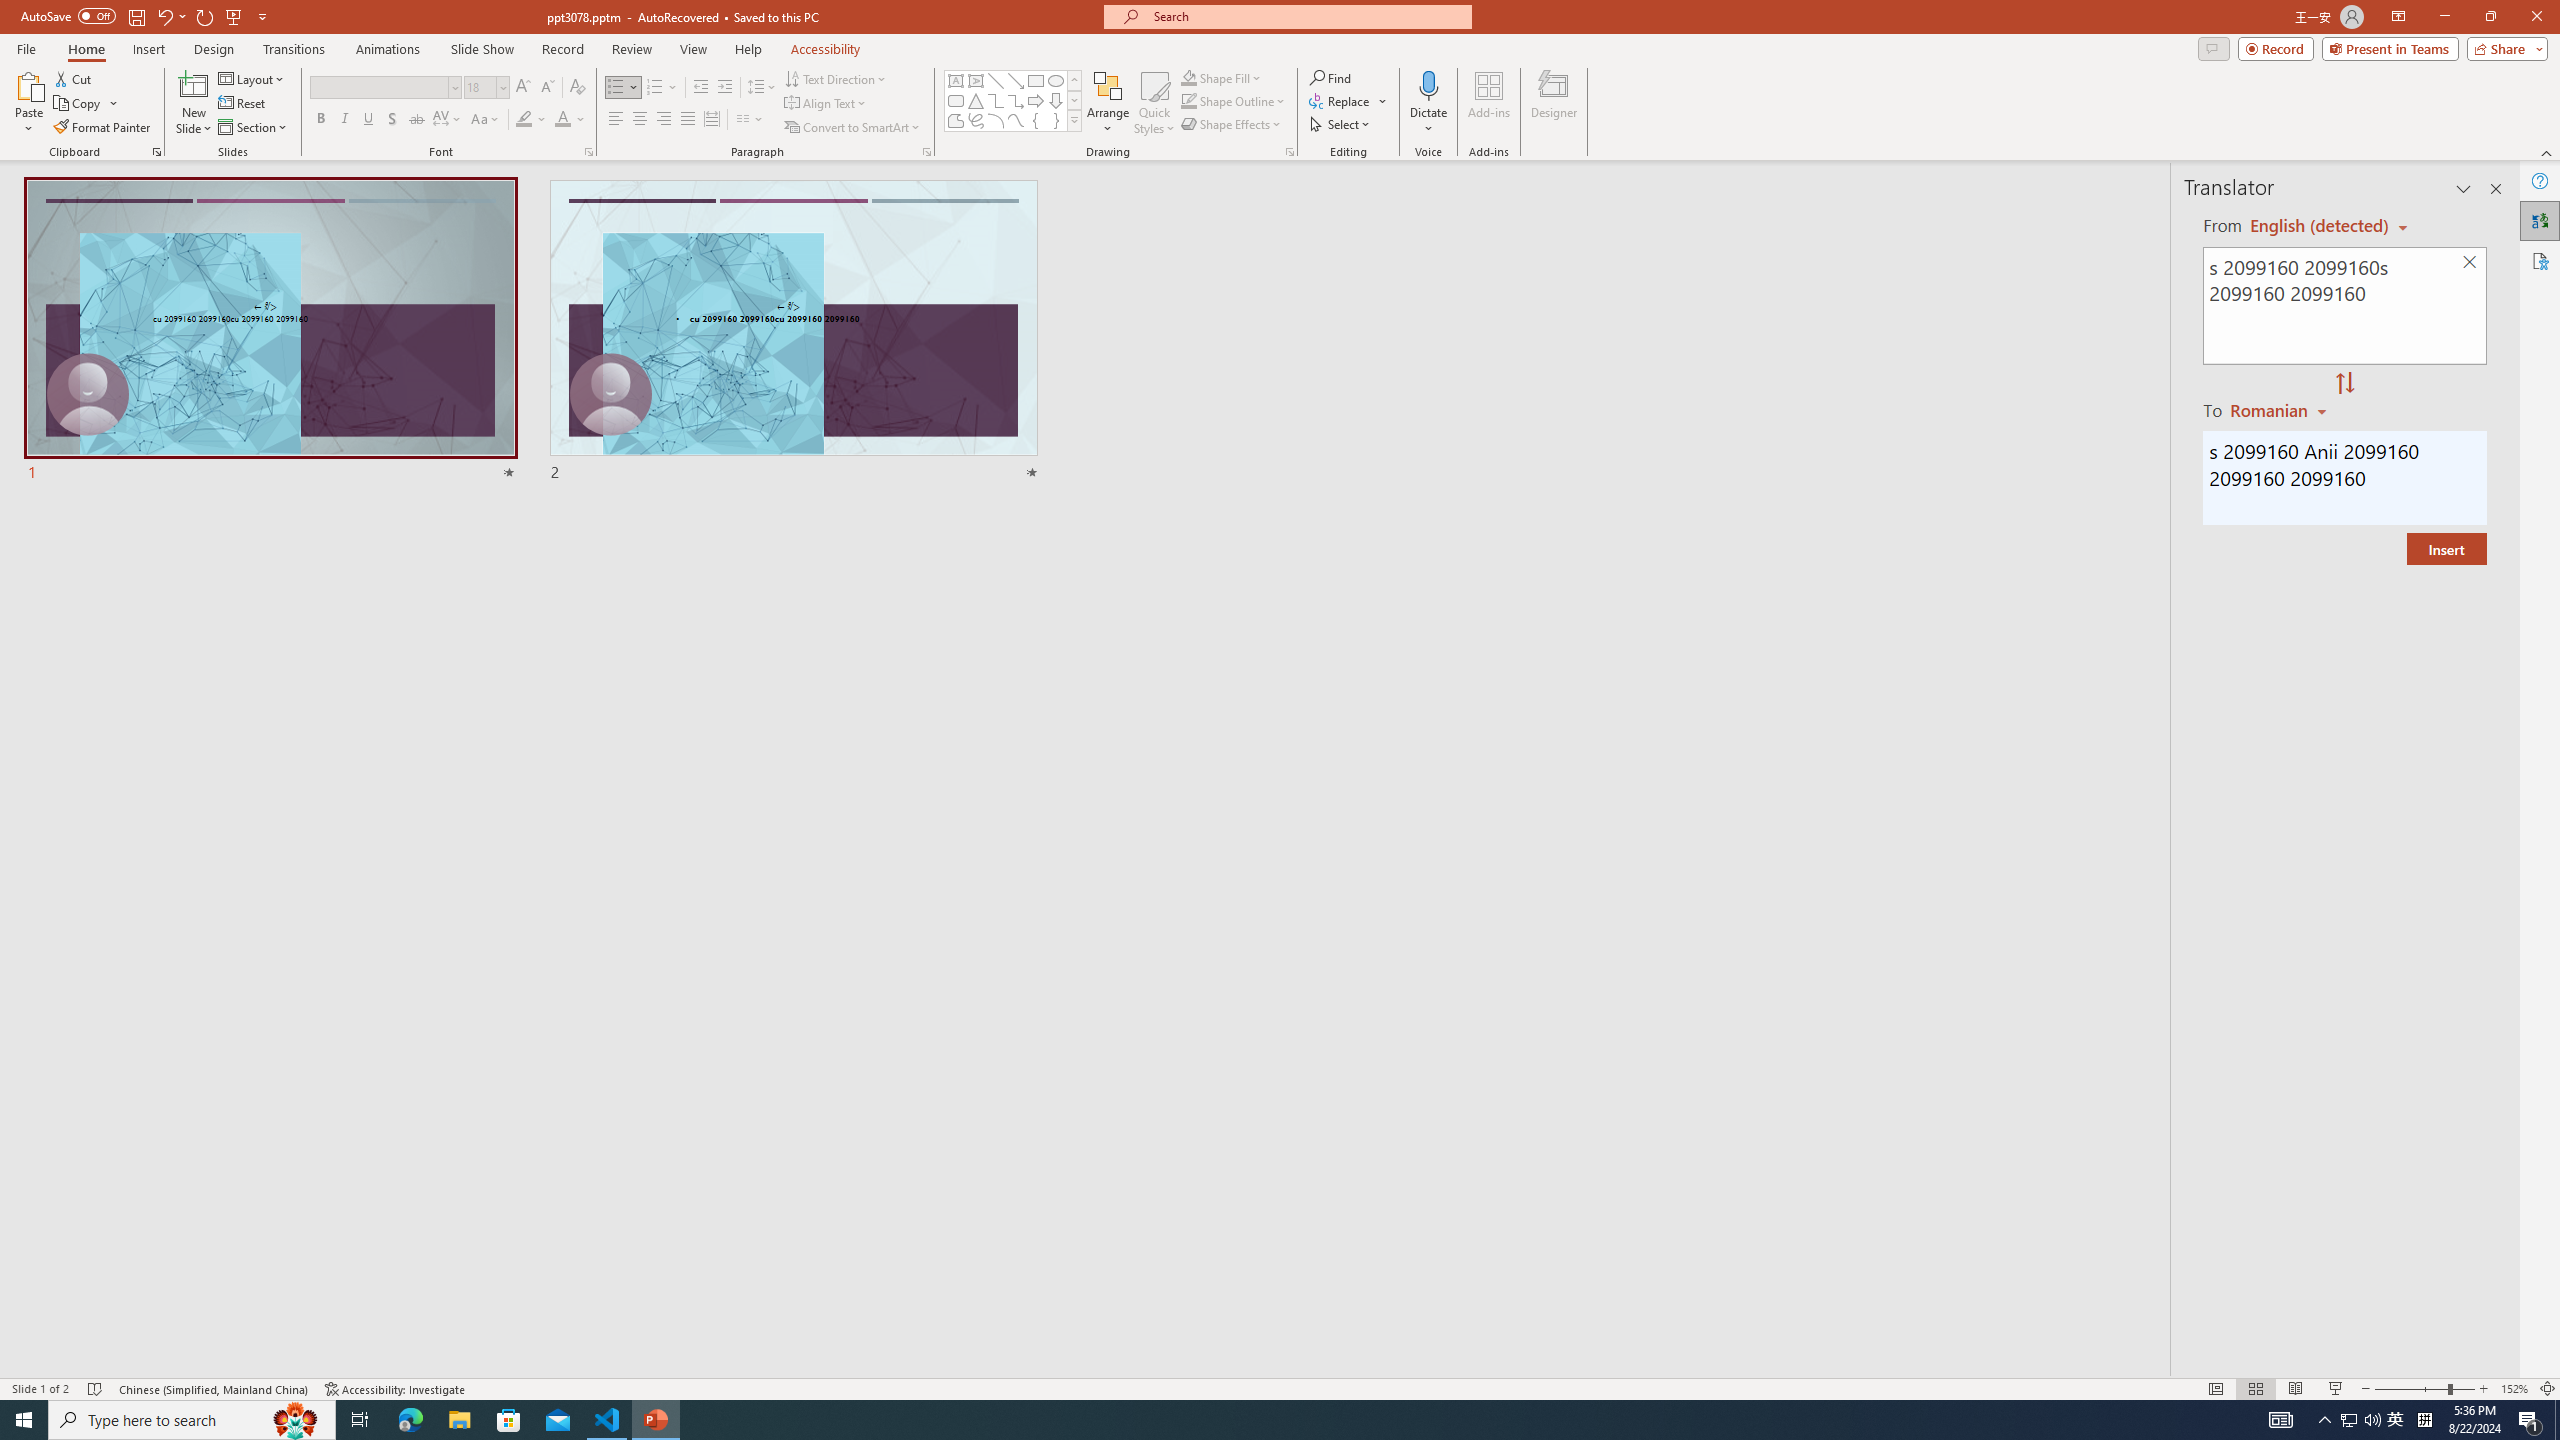  What do you see at coordinates (155, 150) in the screenshot?
I see `'Office Clipboard...'` at bounding box center [155, 150].